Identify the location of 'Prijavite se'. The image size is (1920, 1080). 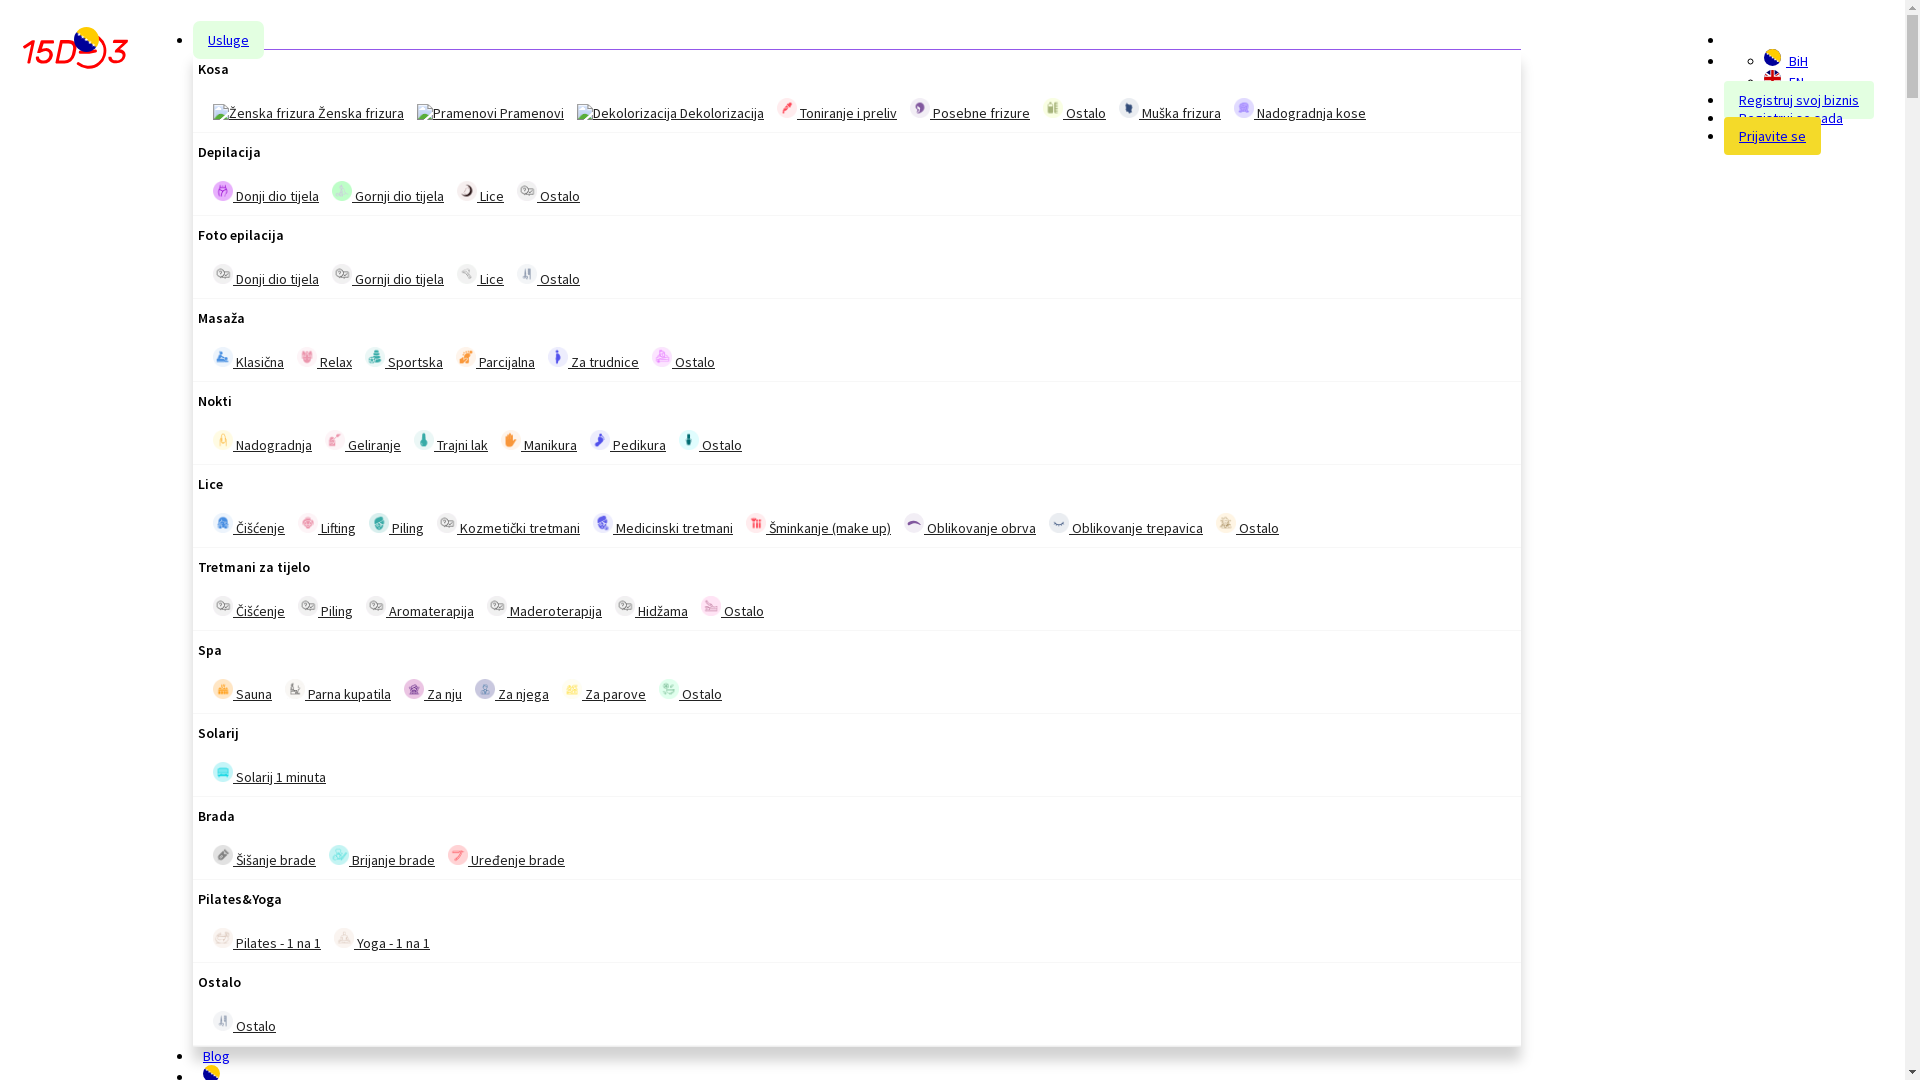
(1772, 135).